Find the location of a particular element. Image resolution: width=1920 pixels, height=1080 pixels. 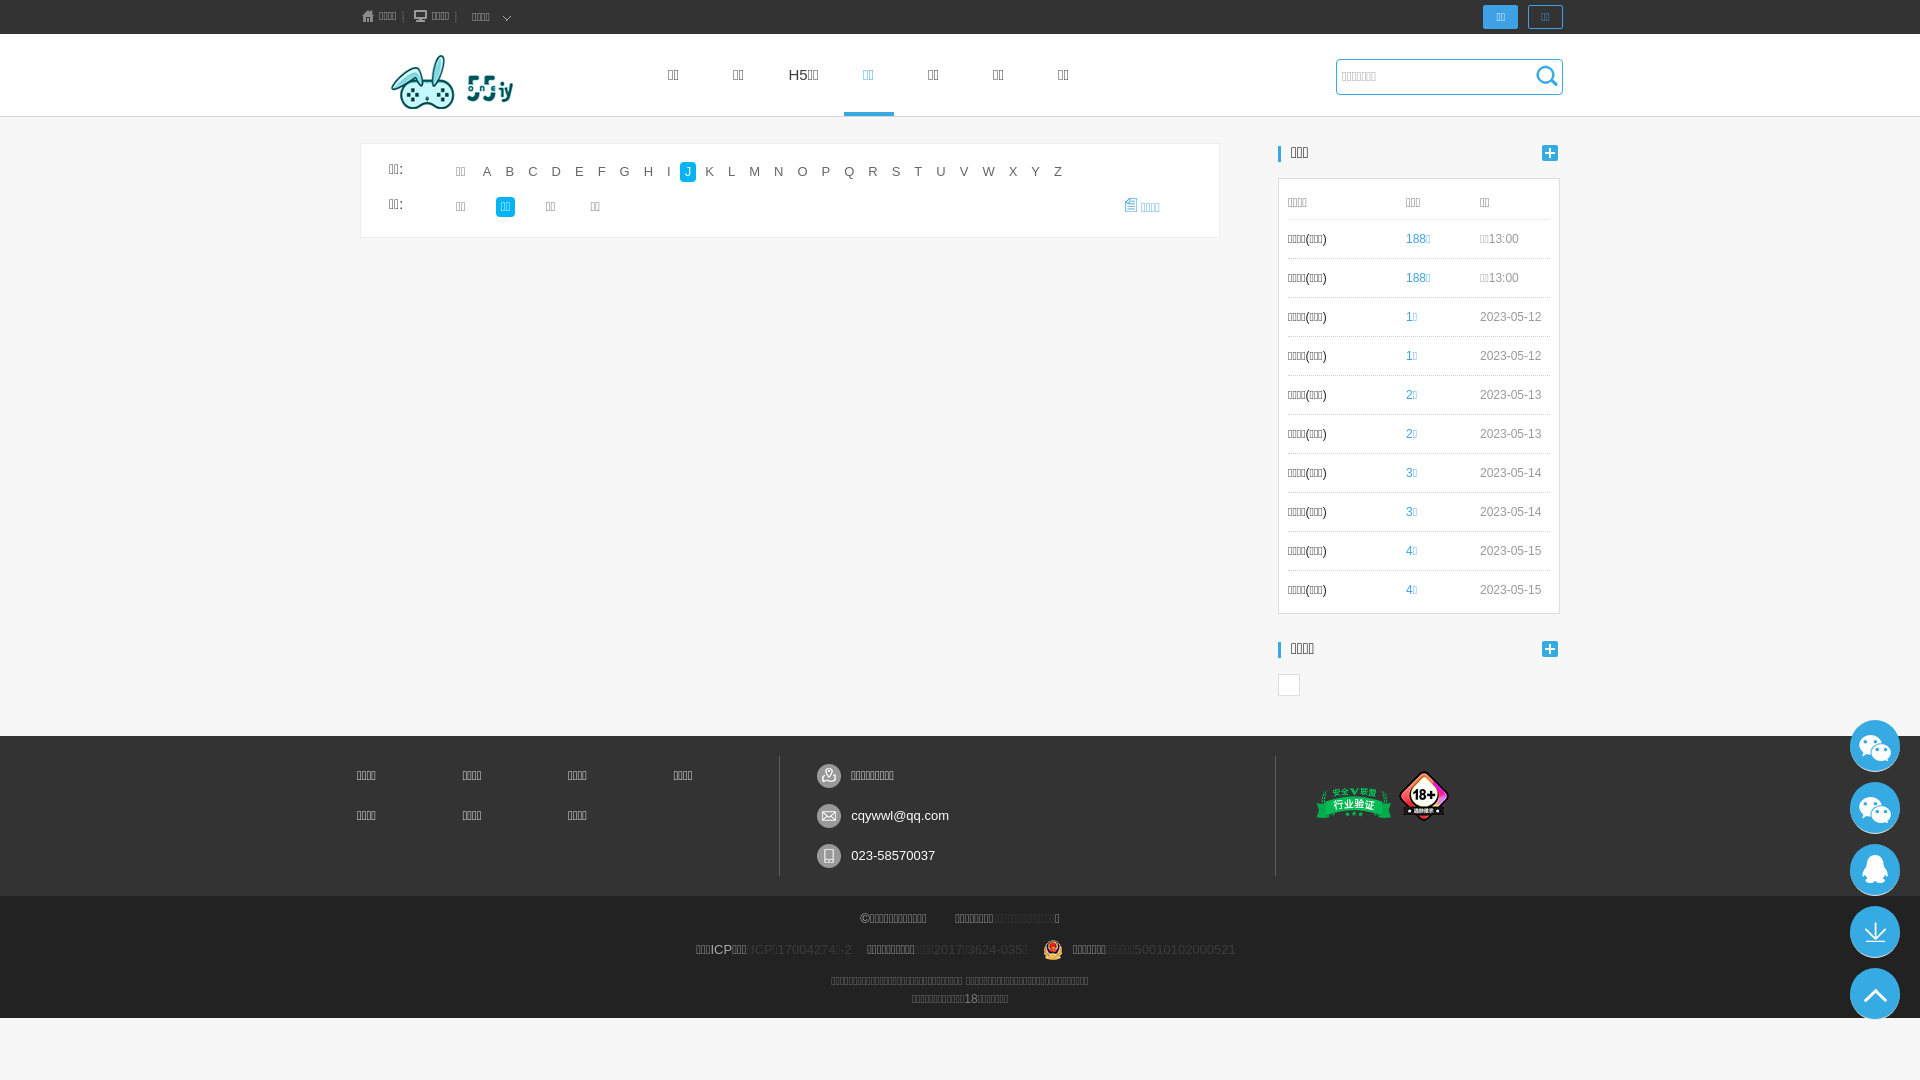

'D' is located at coordinates (556, 171).